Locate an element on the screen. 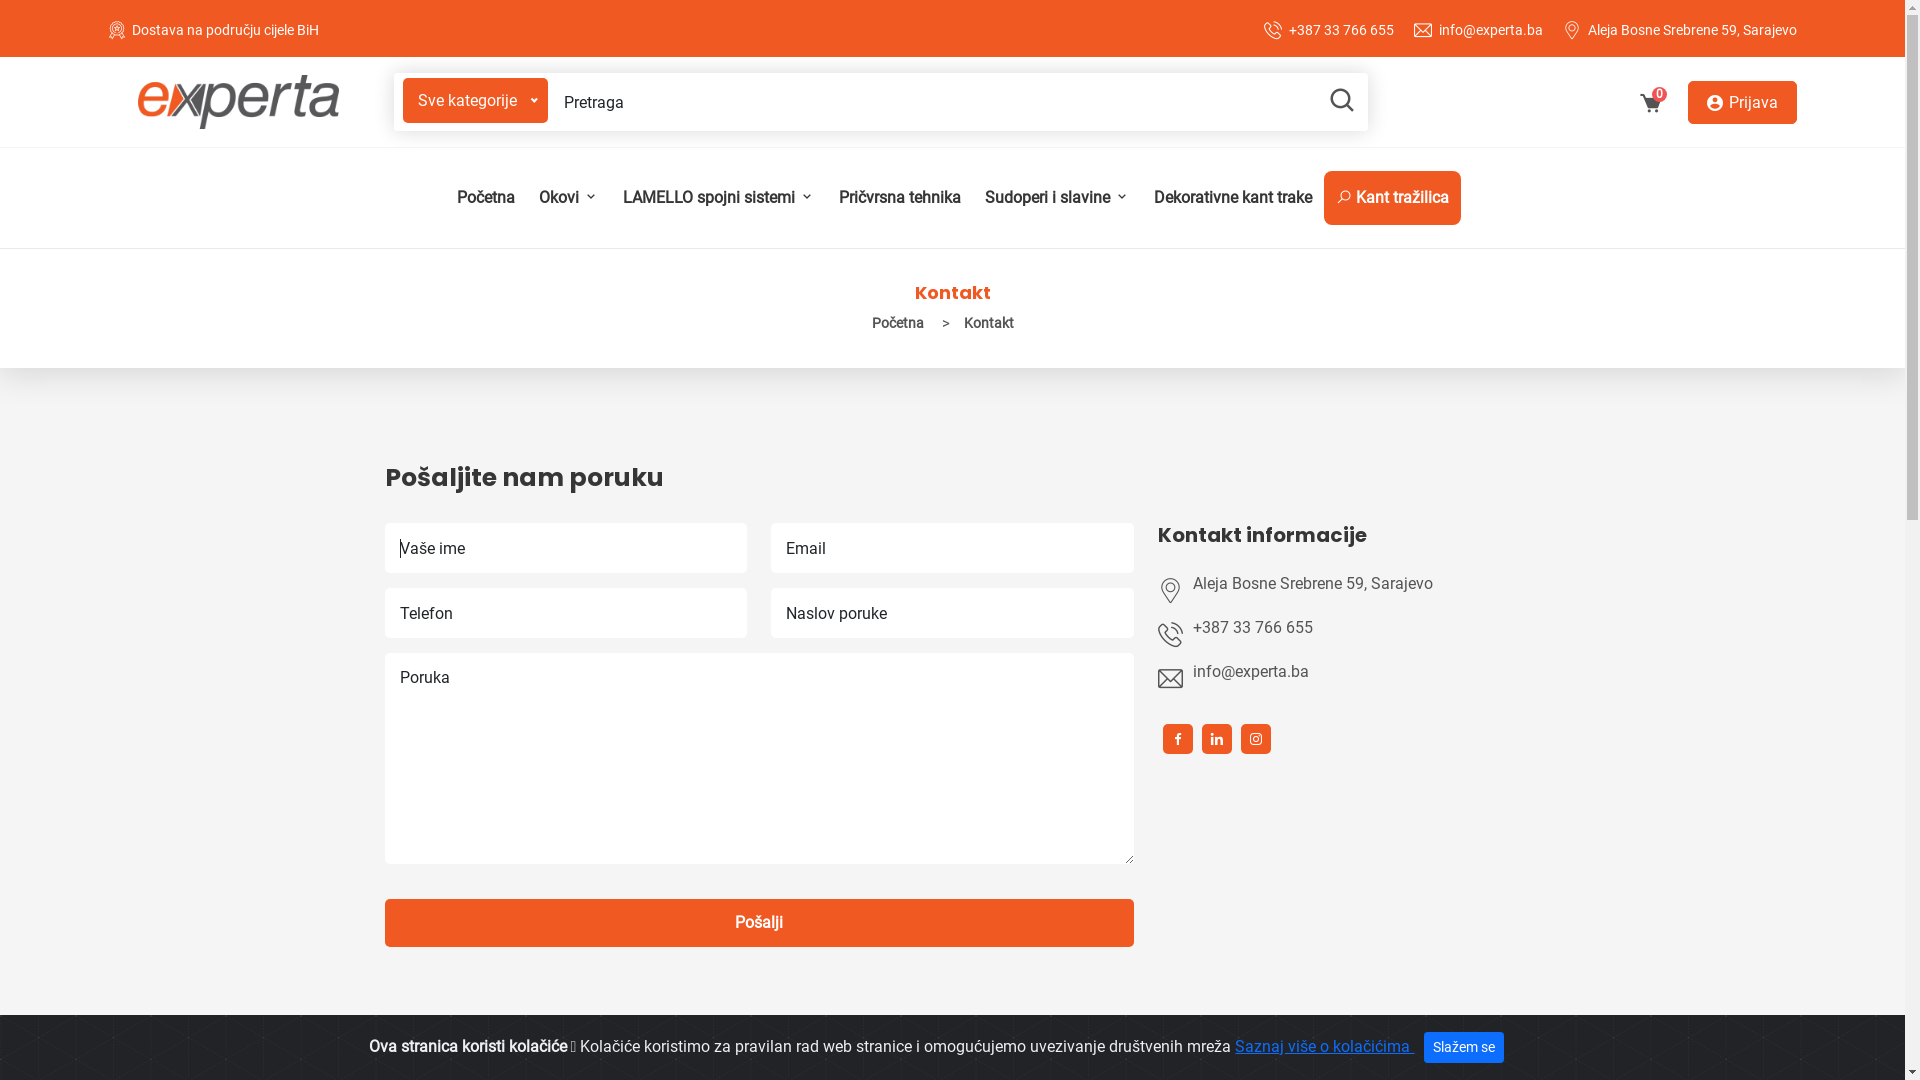 The width and height of the screenshot is (1920, 1080). 'info@experta.ba' is located at coordinates (1491, 30).